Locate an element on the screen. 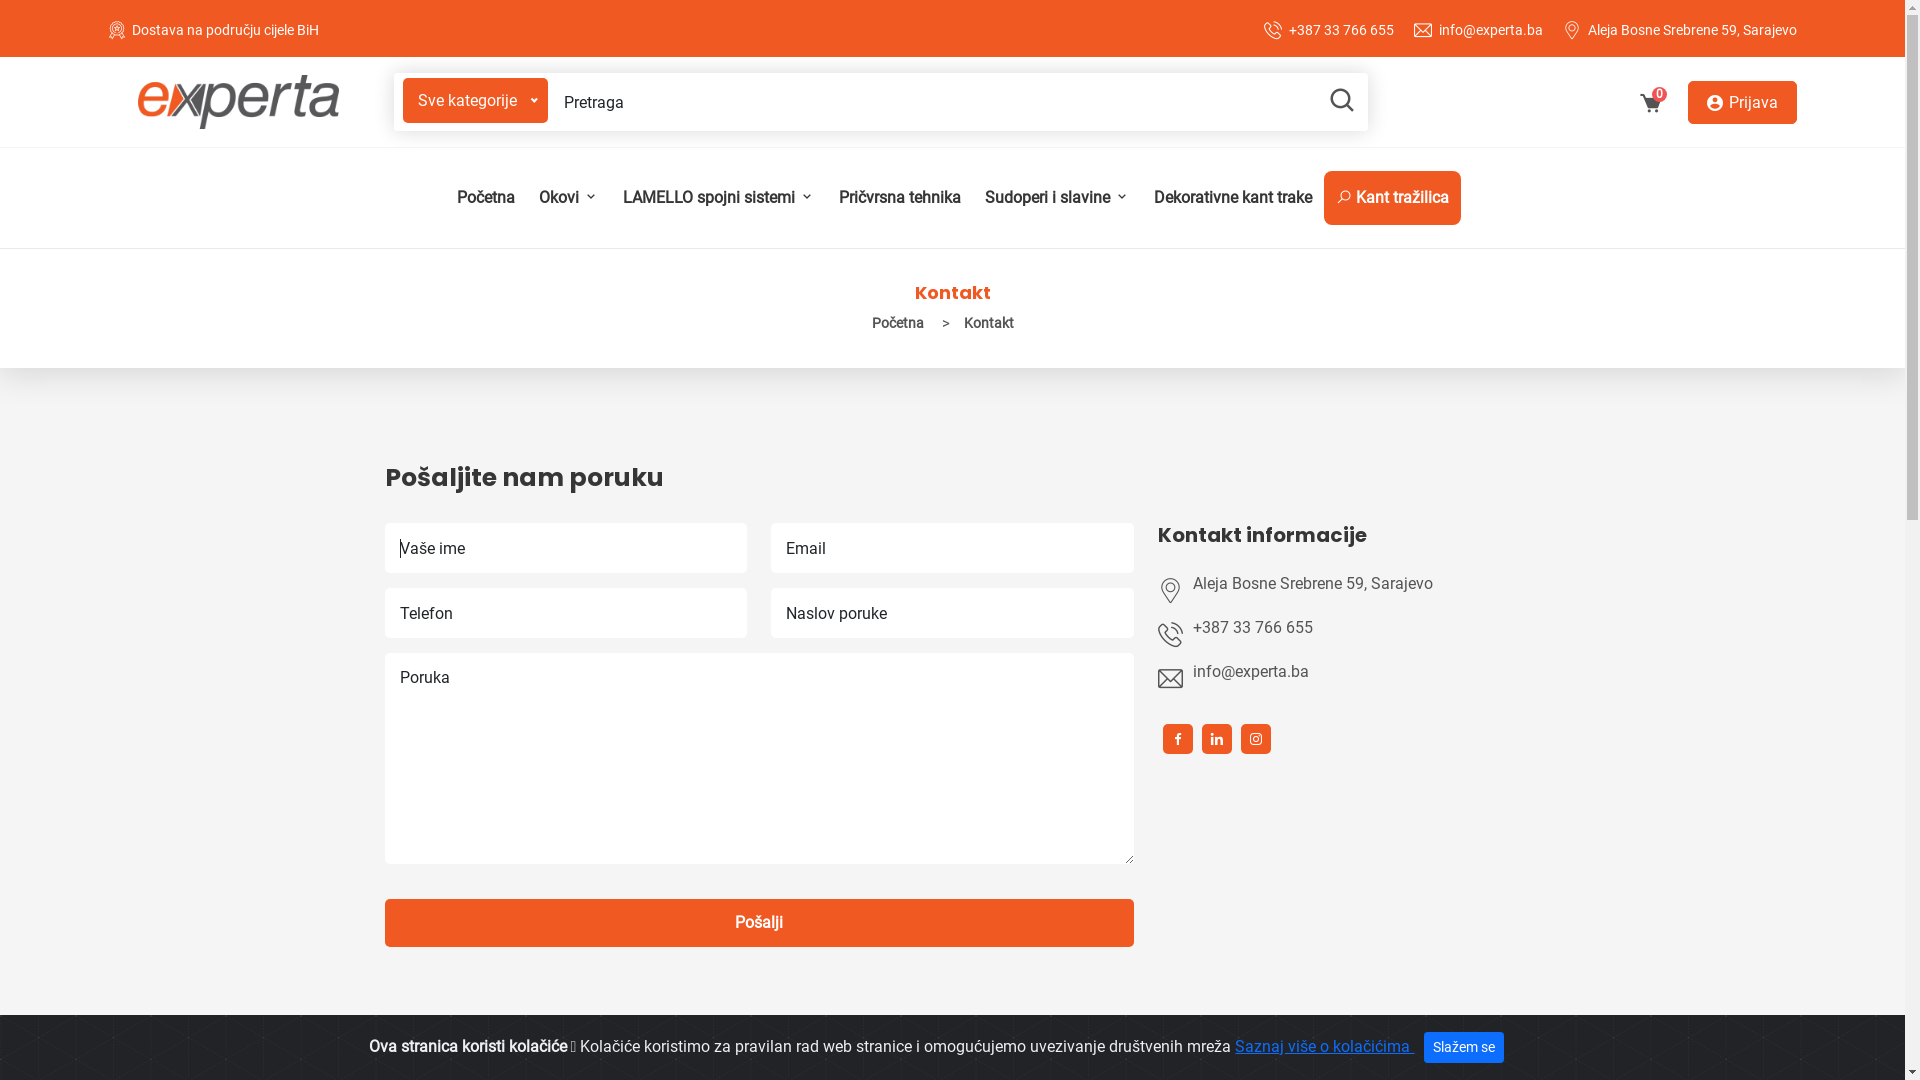 The width and height of the screenshot is (1920, 1080). 'info@experta.ba' is located at coordinates (1491, 30).